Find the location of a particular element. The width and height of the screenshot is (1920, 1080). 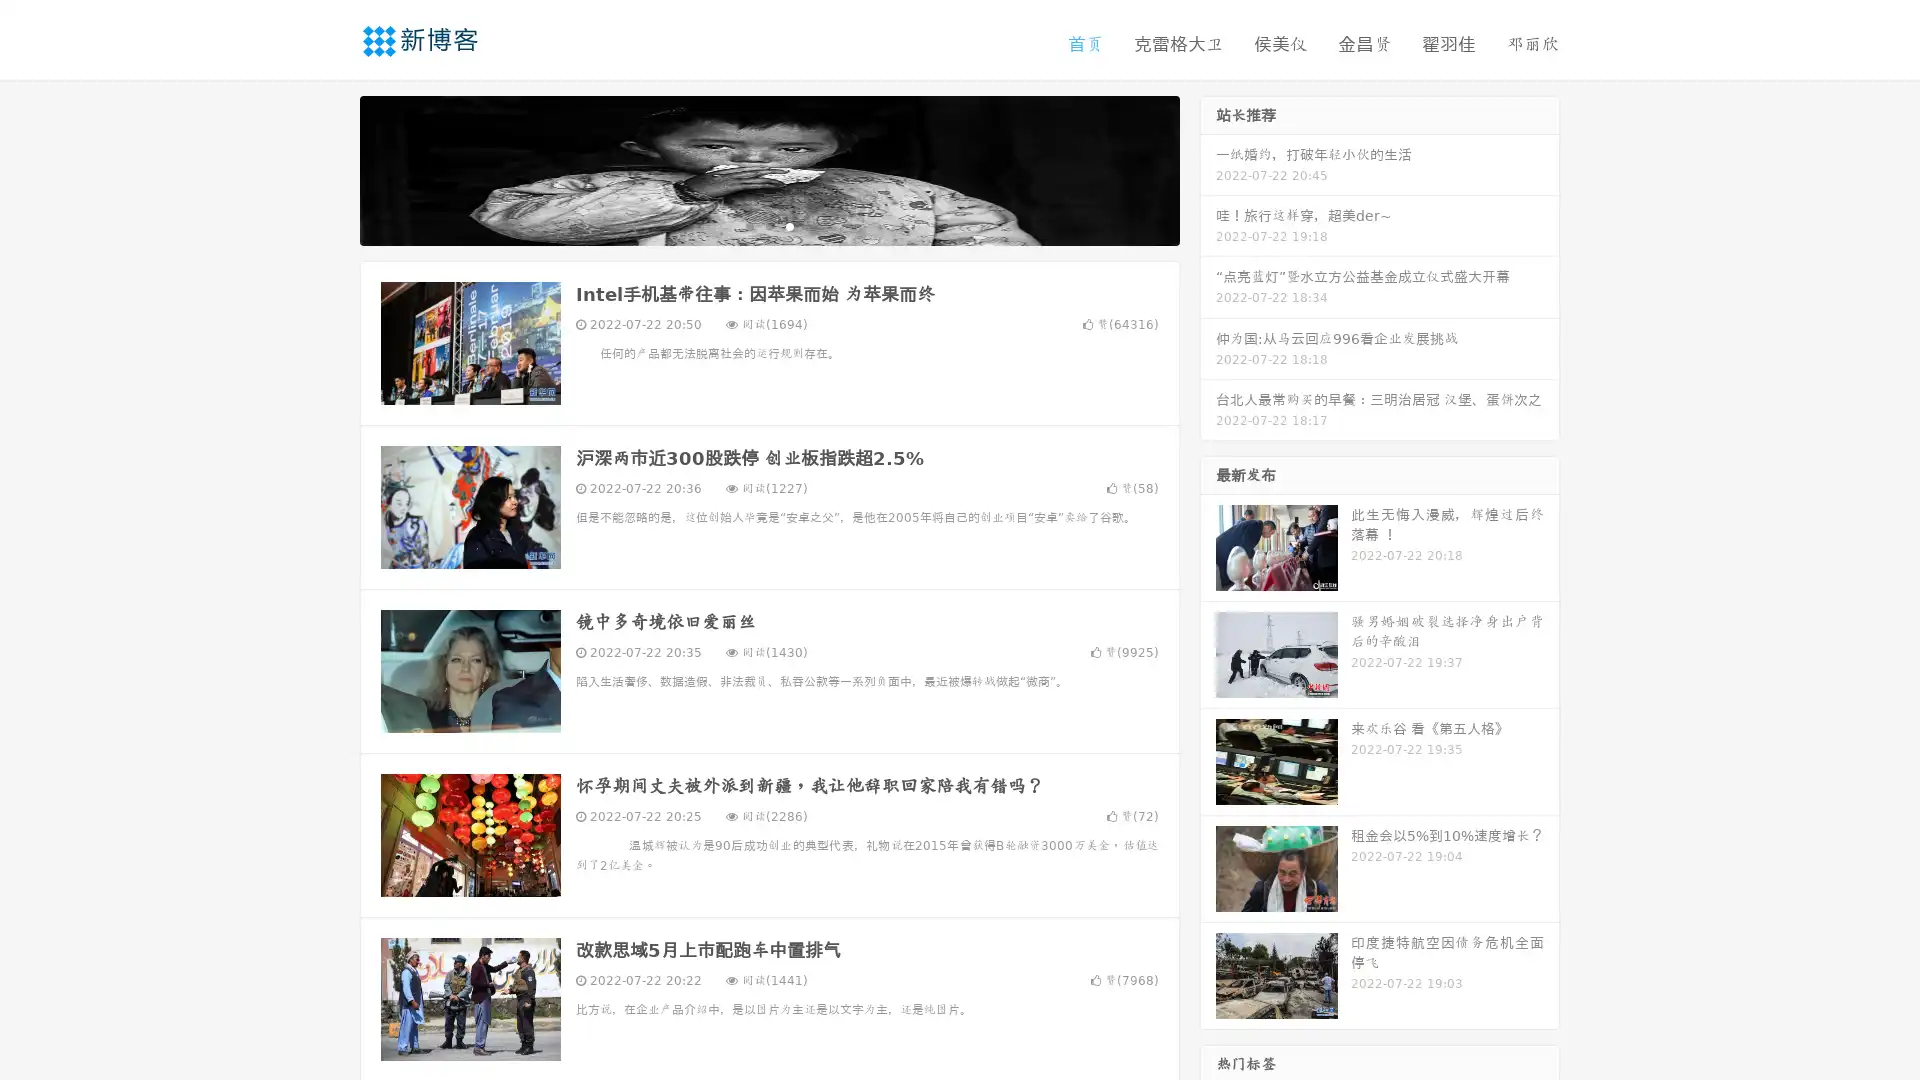

Go to slide 2 is located at coordinates (768, 225).